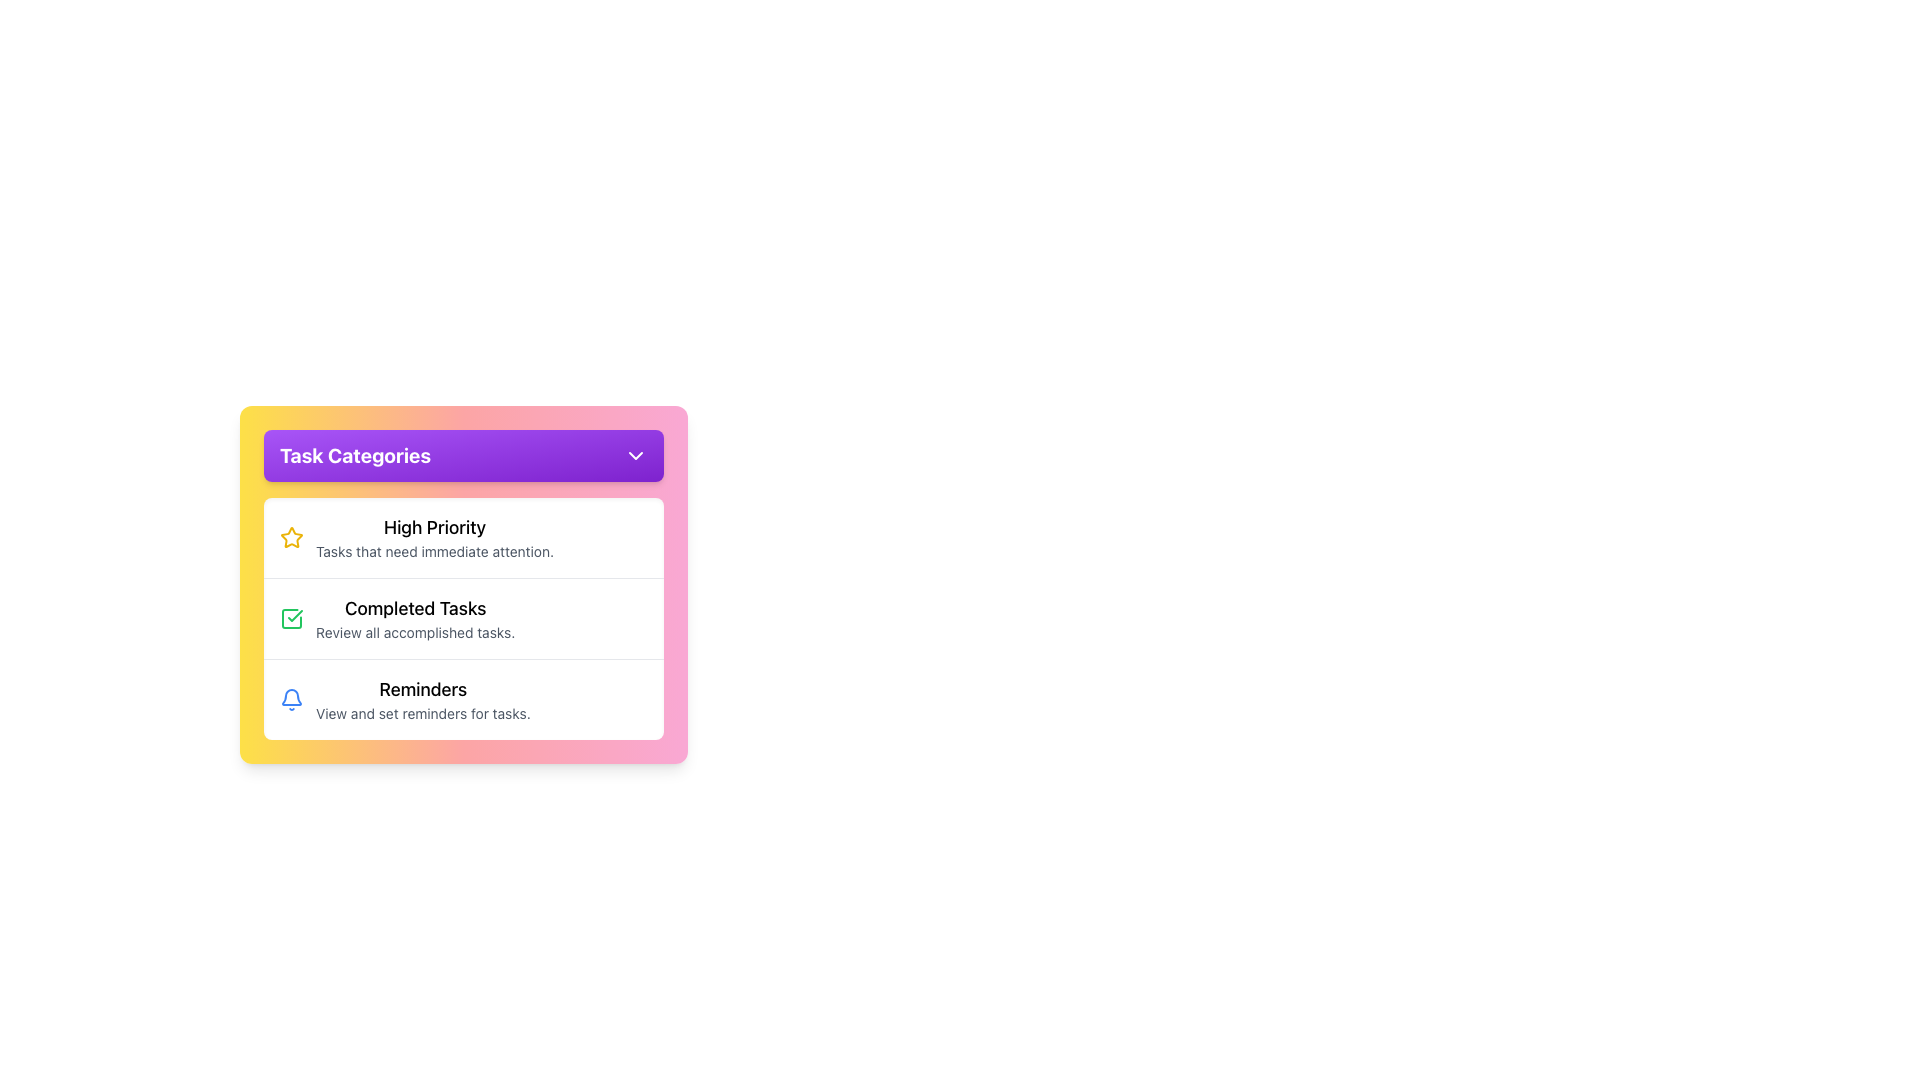 This screenshot has height=1080, width=1920. What do you see at coordinates (634, 455) in the screenshot?
I see `the downward-pointing chevron icon with a purple color fill located next to the text 'Task Categories' in the header of the UI panel` at bounding box center [634, 455].